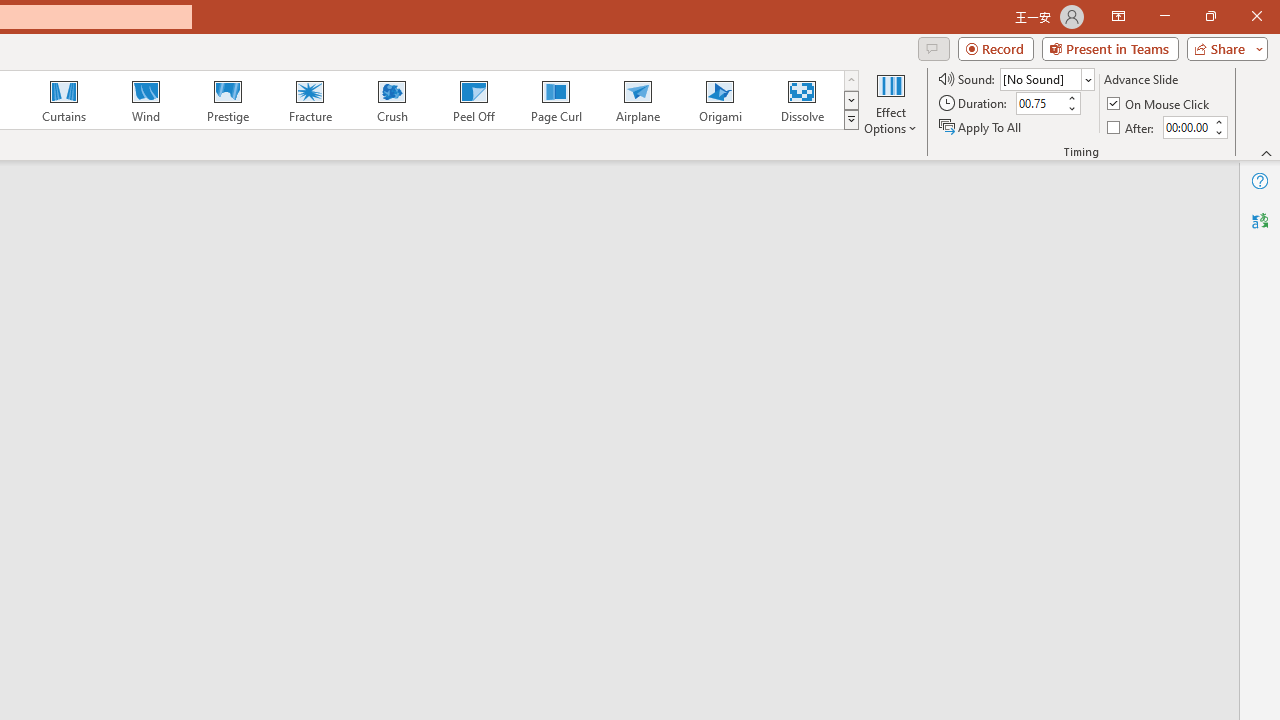 This screenshot has height=720, width=1280. Describe the element at coordinates (144, 100) in the screenshot. I see `'Wind'` at that location.